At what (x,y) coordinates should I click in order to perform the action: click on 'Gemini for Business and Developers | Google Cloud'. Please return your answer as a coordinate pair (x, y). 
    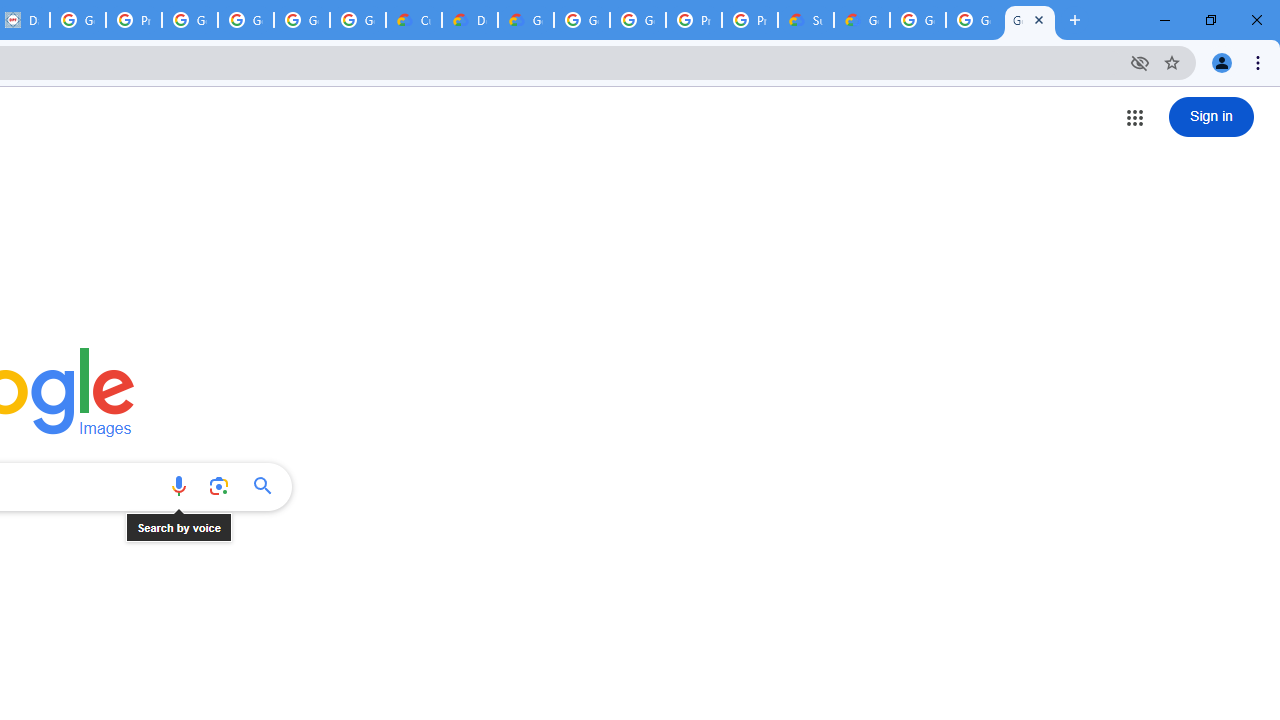
    Looking at the image, I should click on (526, 20).